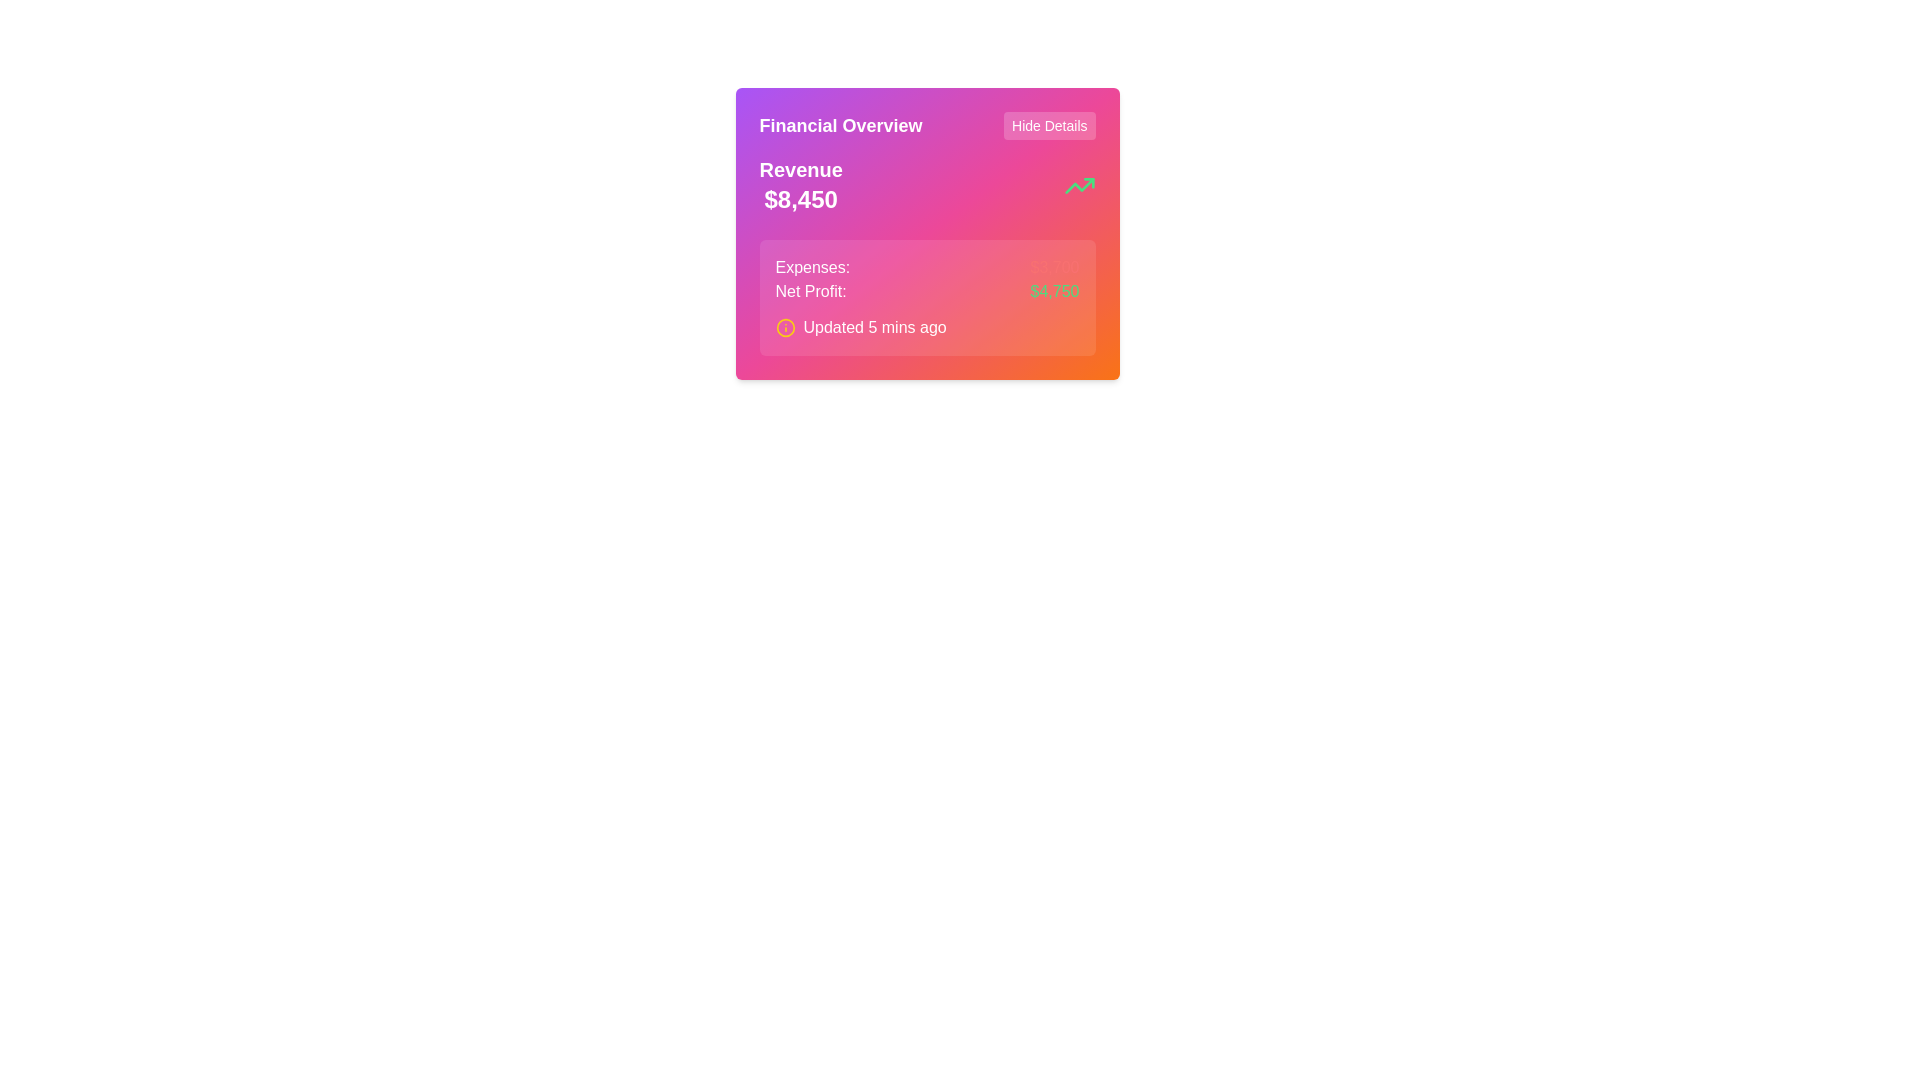 Image resolution: width=1920 pixels, height=1080 pixels. What do you see at coordinates (1054, 266) in the screenshot?
I see `Text Label displaying the expense amount located in the bottom-right section of the 'Financial Overview' card, adjacent to the label 'Expenses:'` at bounding box center [1054, 266].